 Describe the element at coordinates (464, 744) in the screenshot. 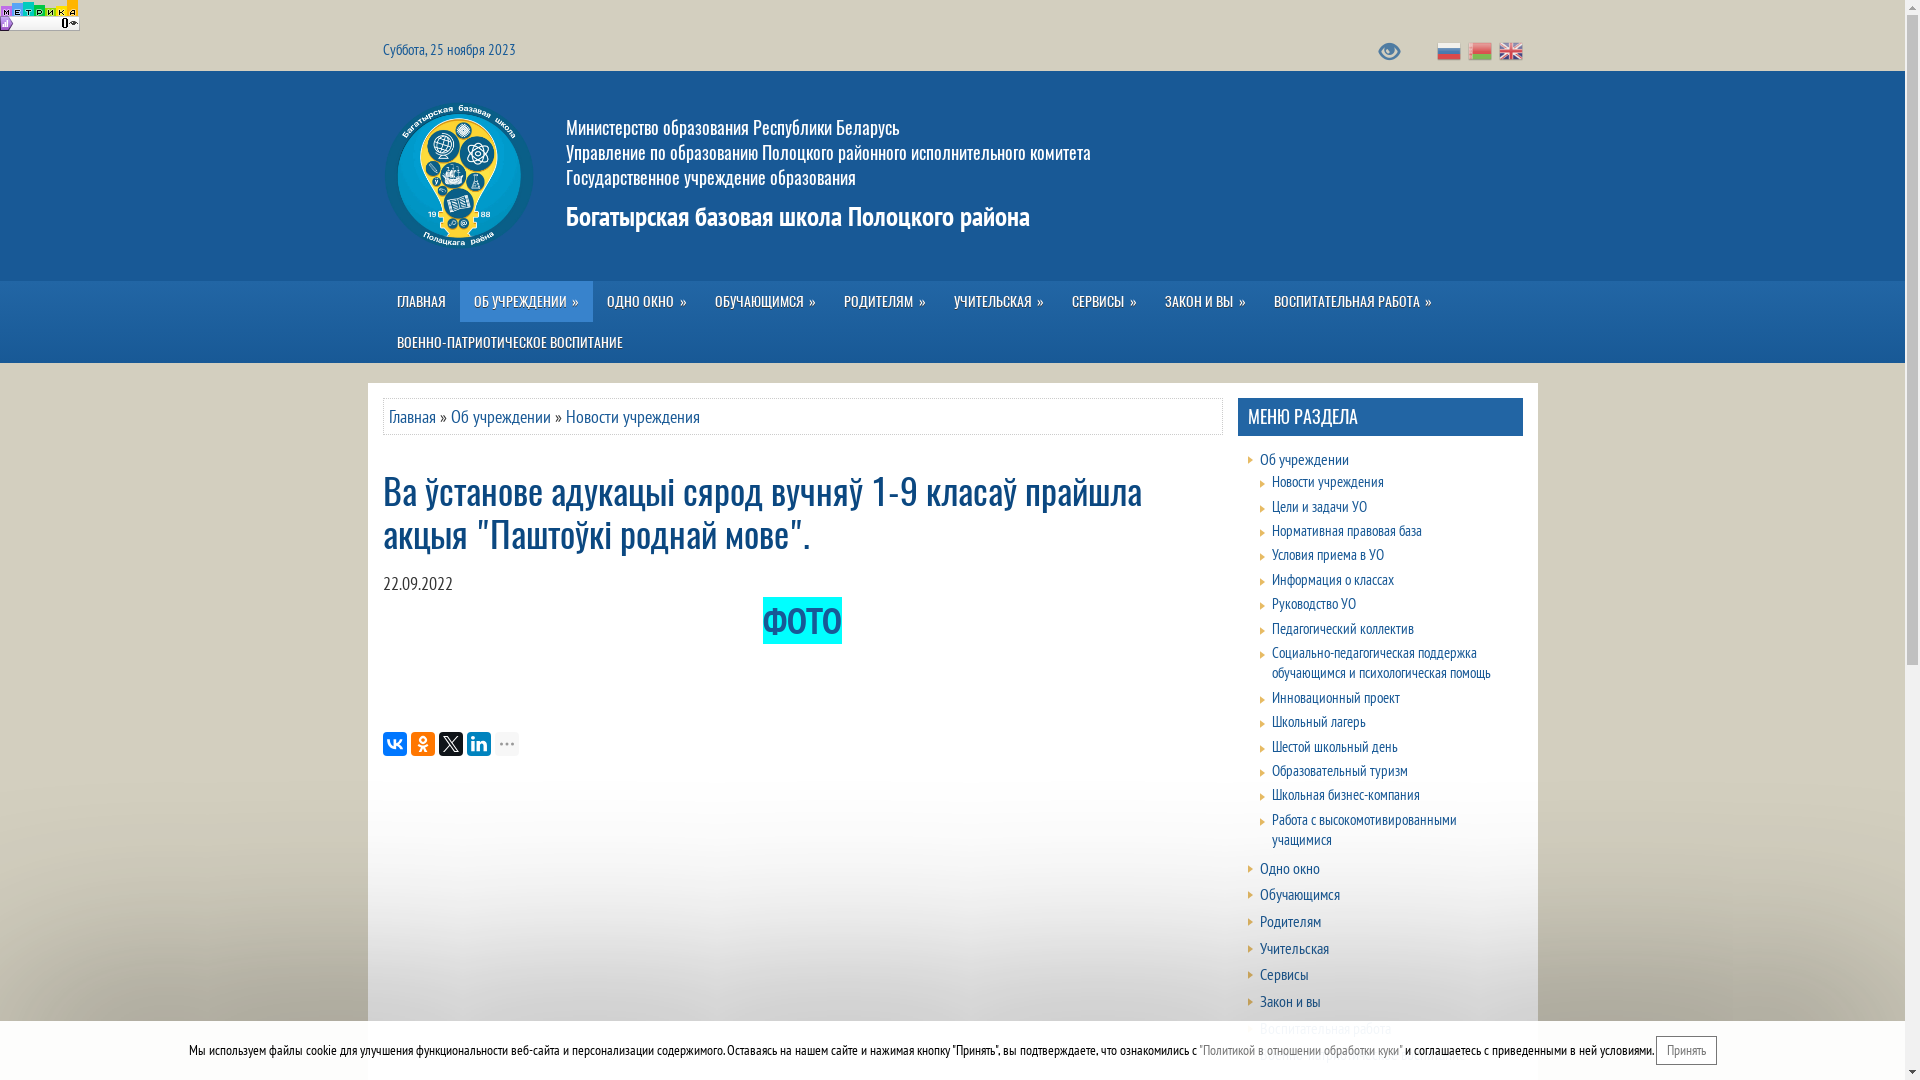

I see `'LinkedIn'` at that location.